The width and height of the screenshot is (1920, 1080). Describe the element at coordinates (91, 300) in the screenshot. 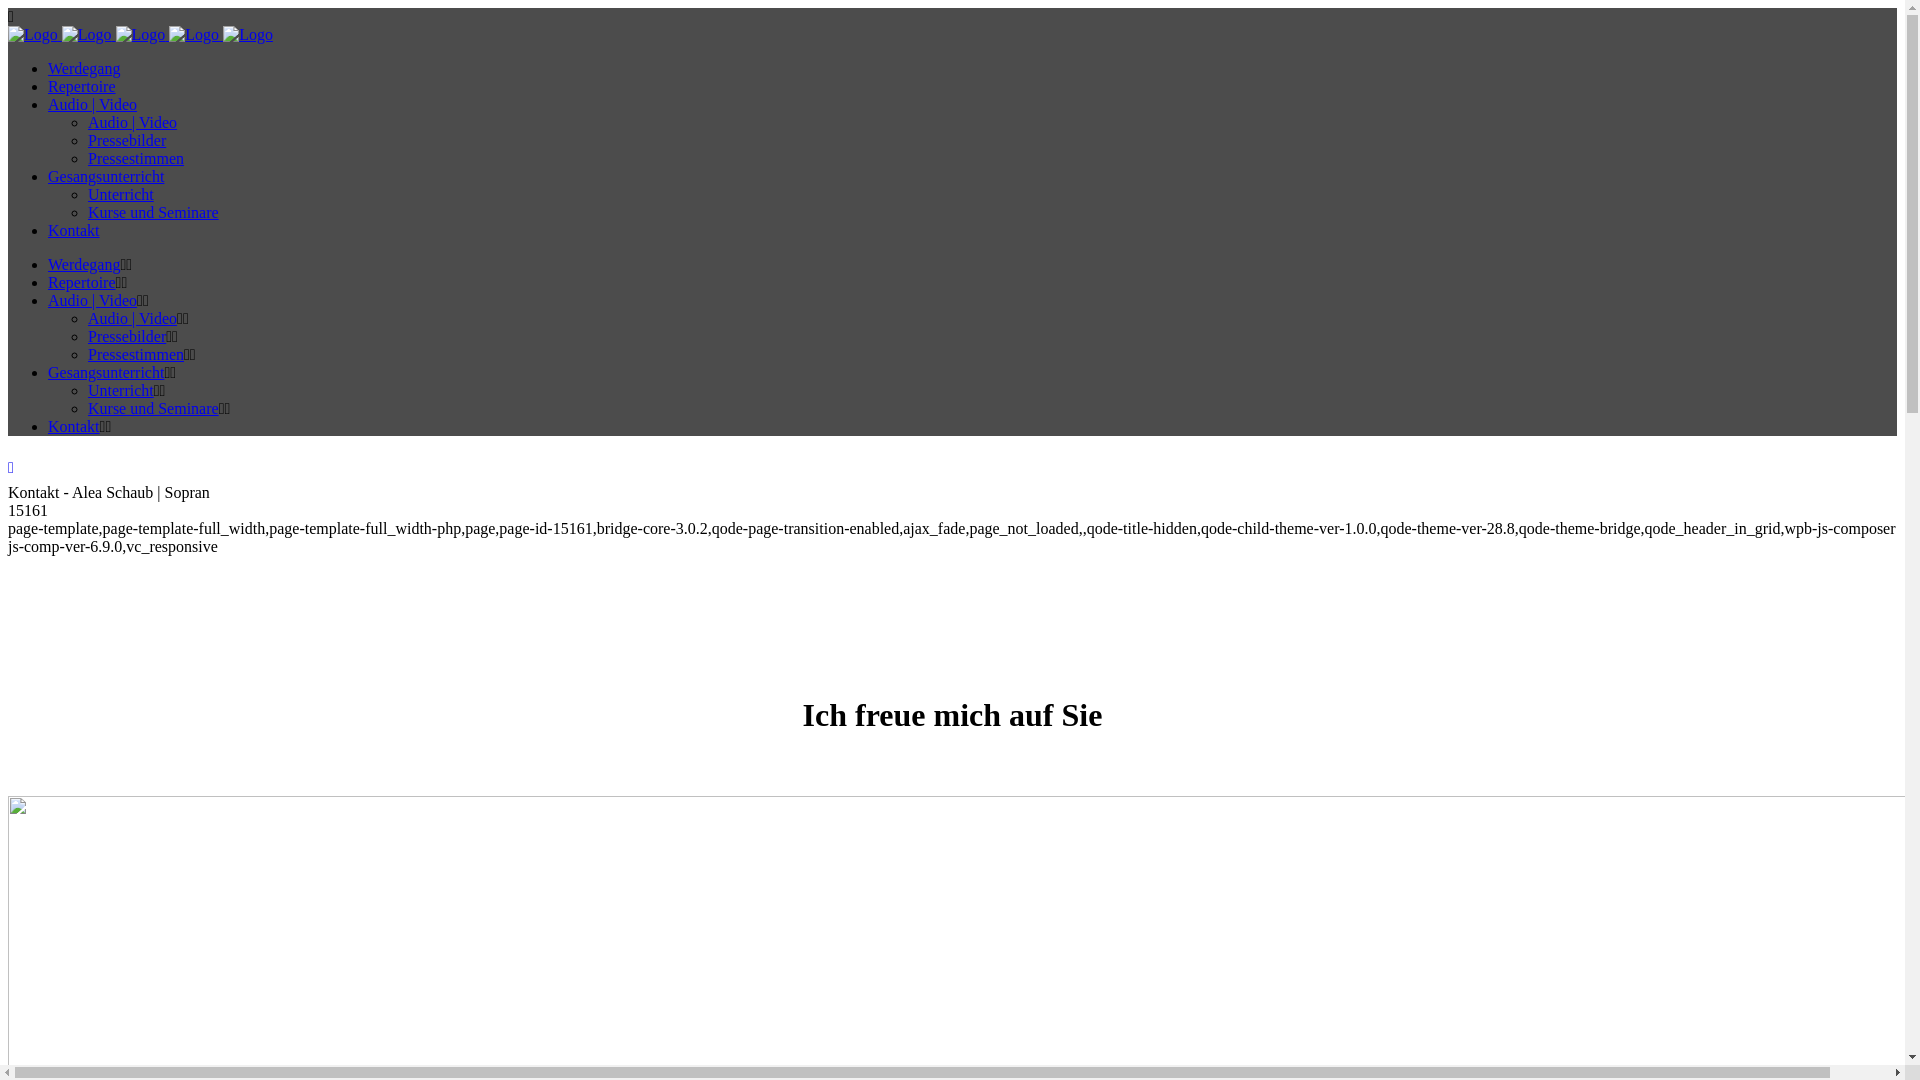

I see `'Audio | Video'` at that location.